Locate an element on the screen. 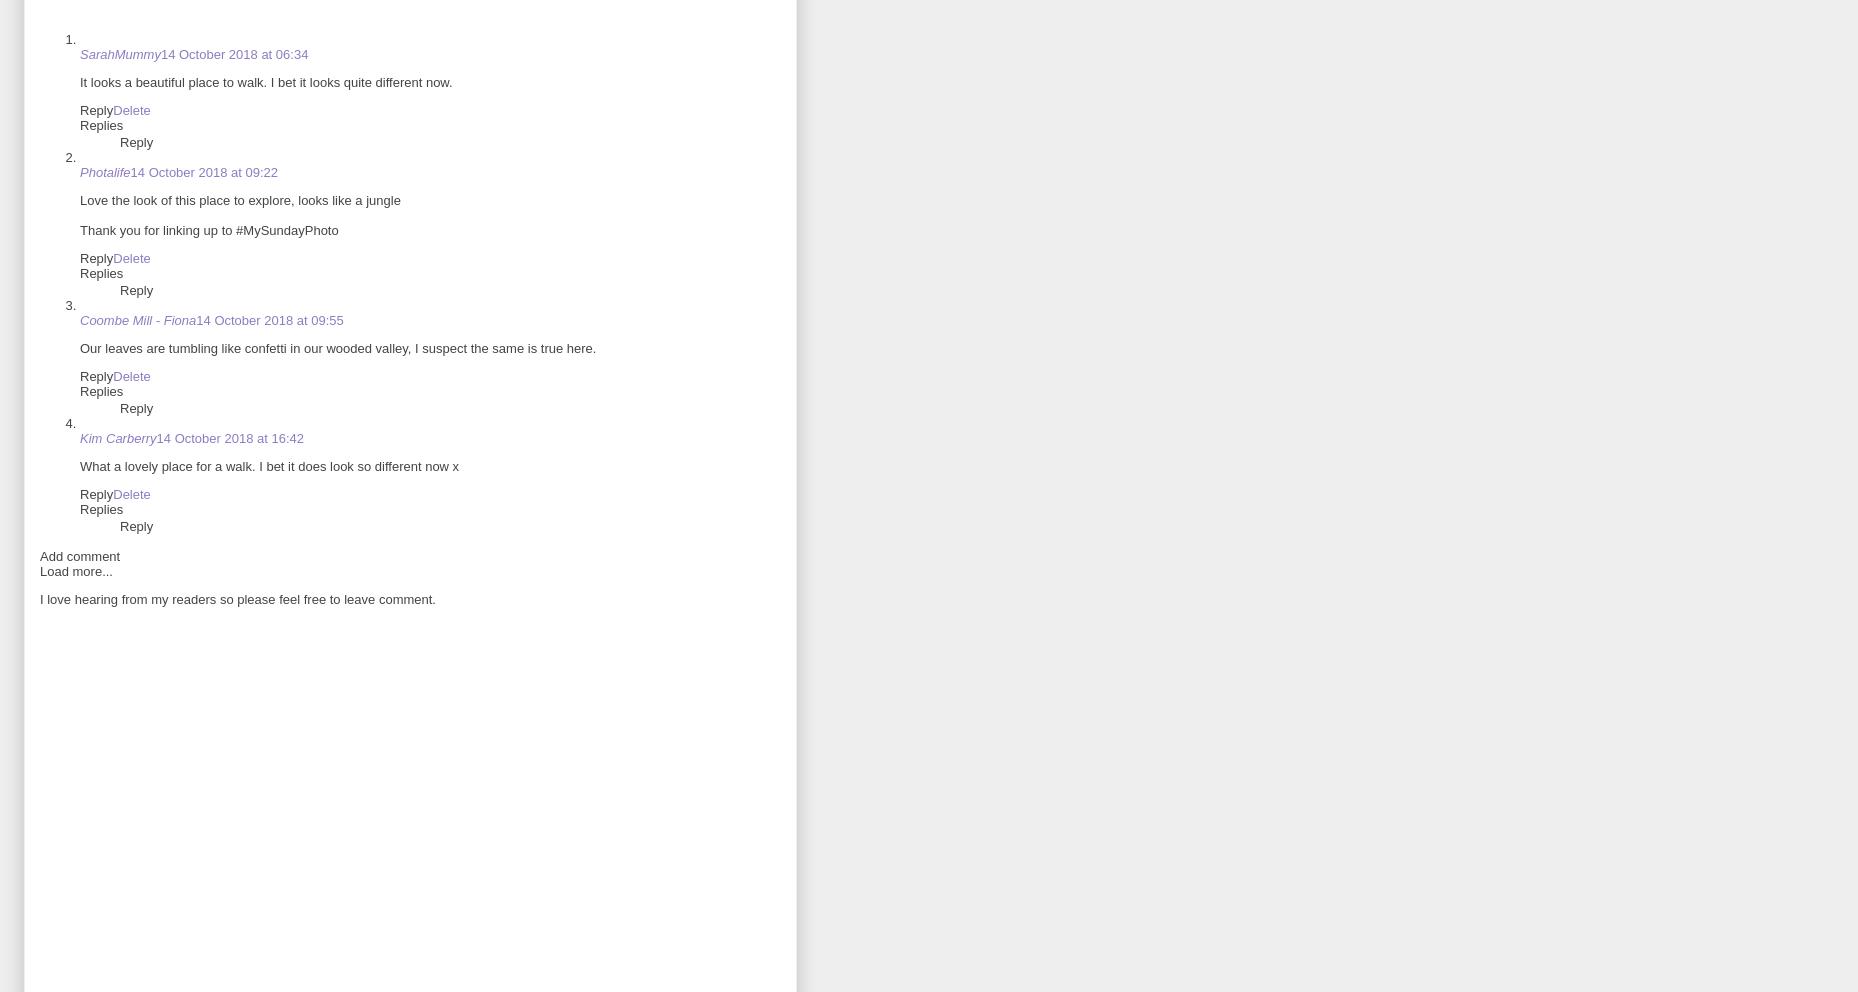 The height and width of the screenshot is (992, 1858). 'Thank you for linking up to #MySundayPhoto' is located at coordinates (79, 230).